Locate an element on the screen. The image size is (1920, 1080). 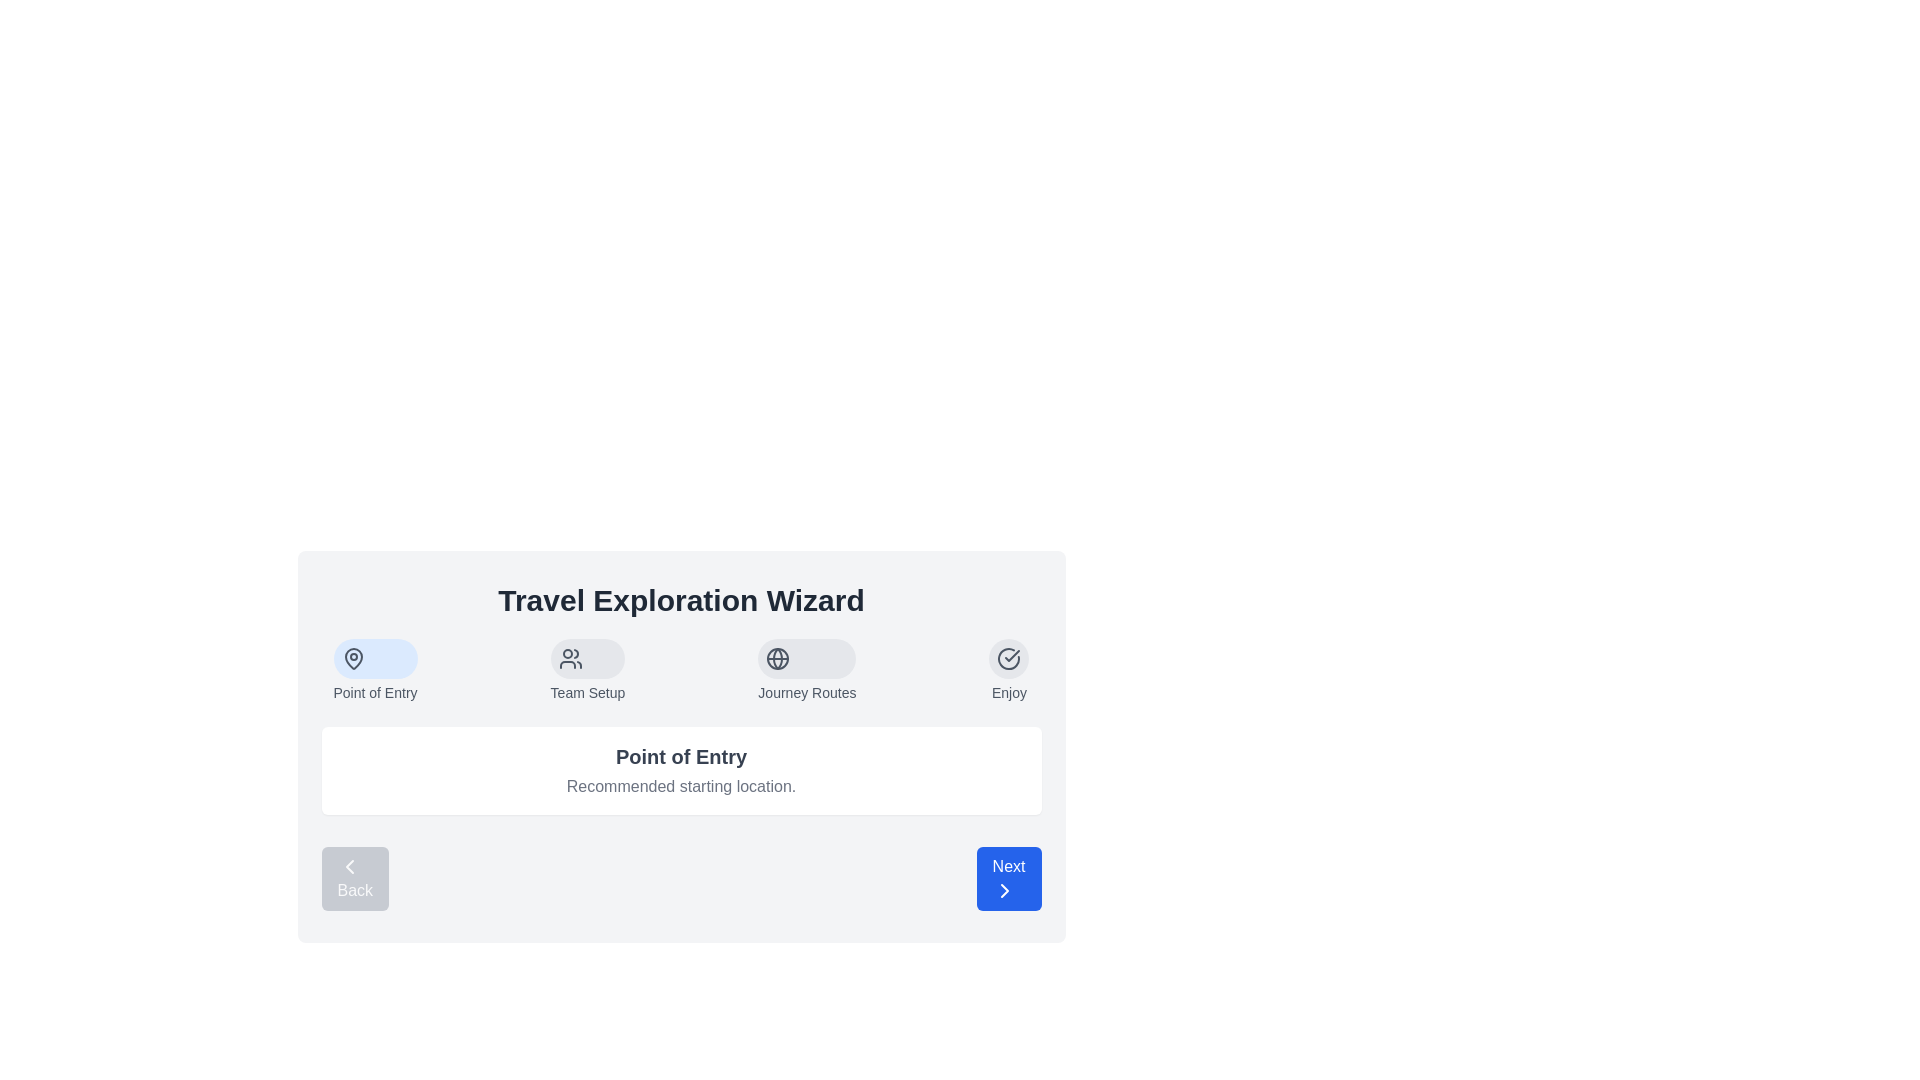
the blue map pin icon located to the left of the 'Point of Entry' text to interact with its related functionality is located at coordinates (353, 659).